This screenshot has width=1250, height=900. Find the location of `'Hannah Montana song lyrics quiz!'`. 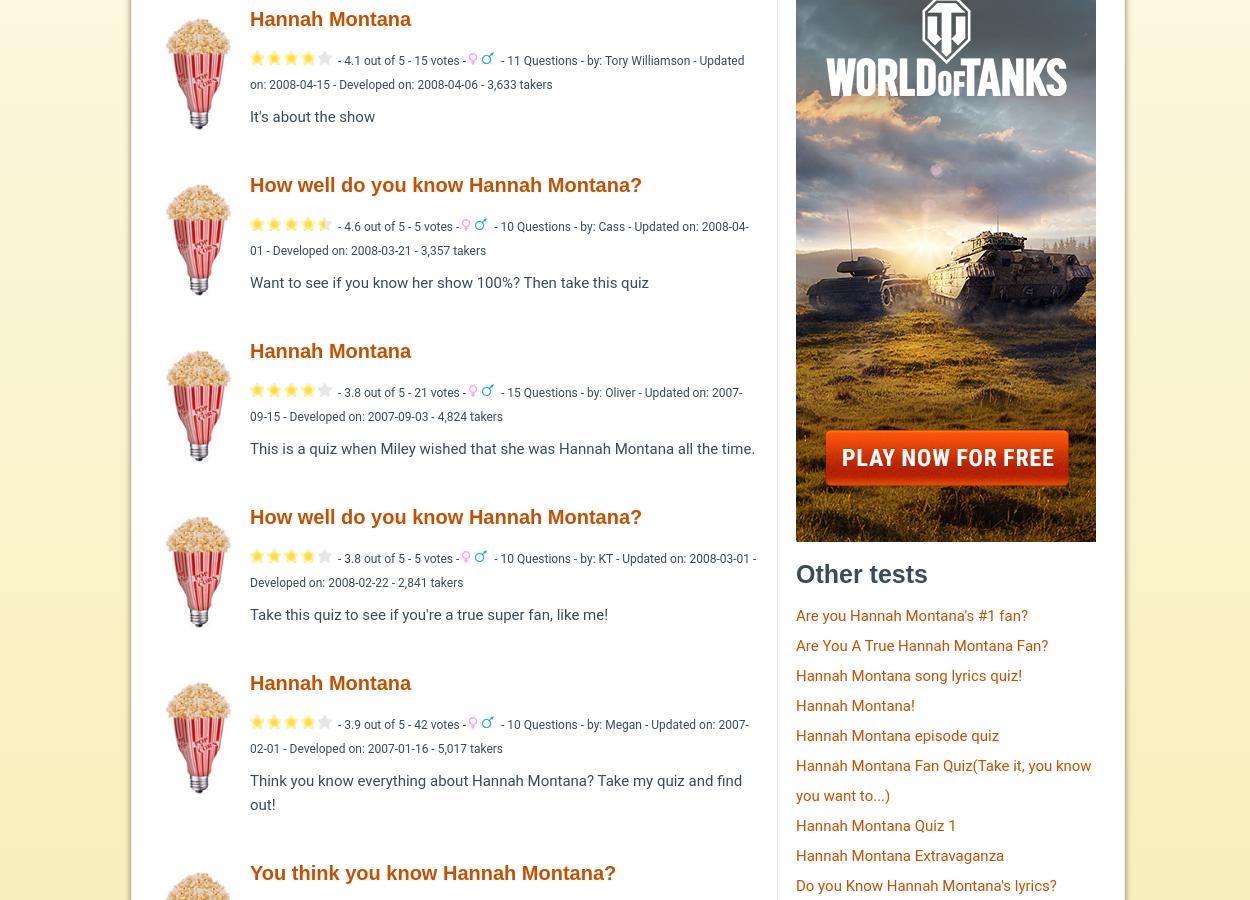

'Hannah Montana song lyrics quiz!' is located at coordinates (909, 675).